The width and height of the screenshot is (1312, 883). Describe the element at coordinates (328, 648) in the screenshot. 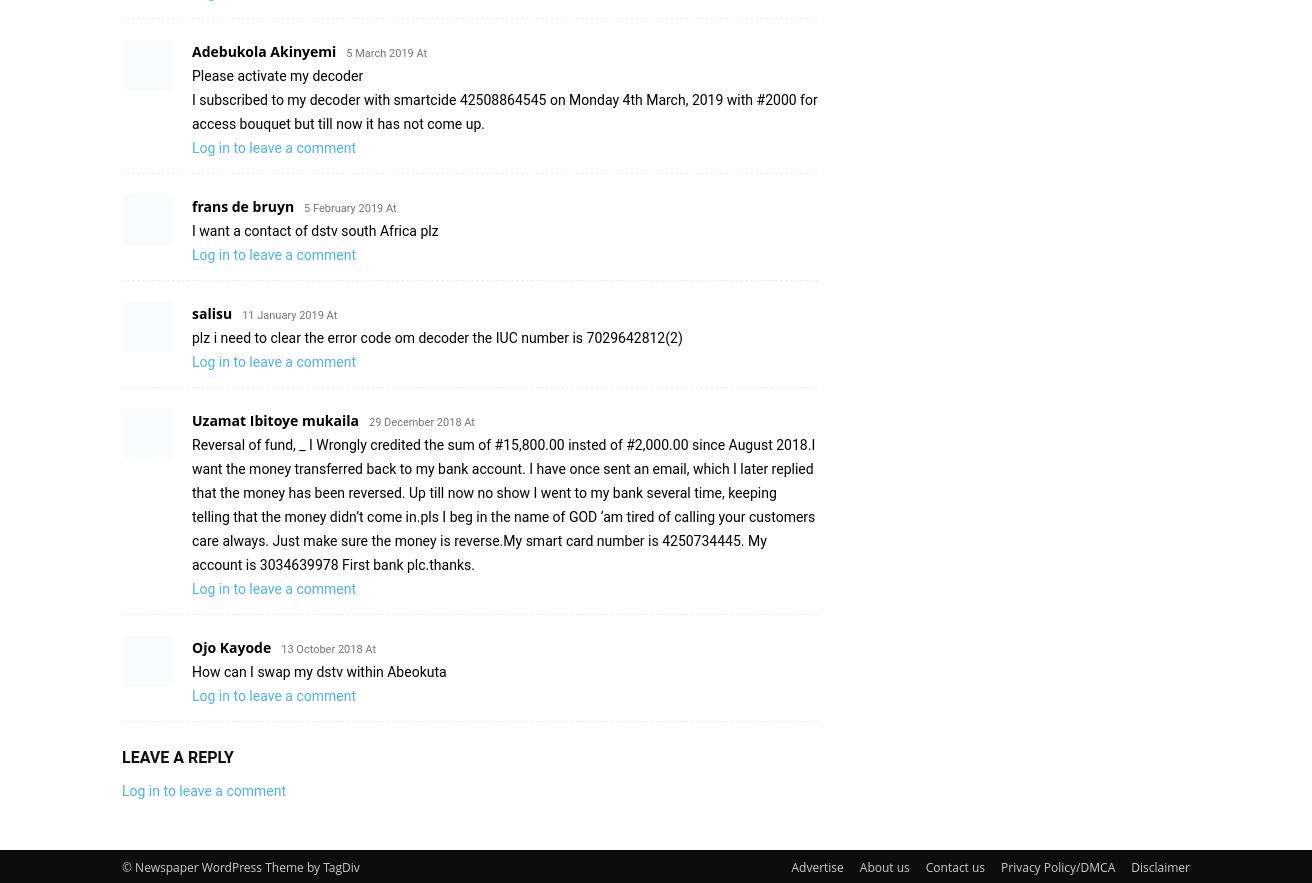

I see `'13 October 2018						    At'` at that location.